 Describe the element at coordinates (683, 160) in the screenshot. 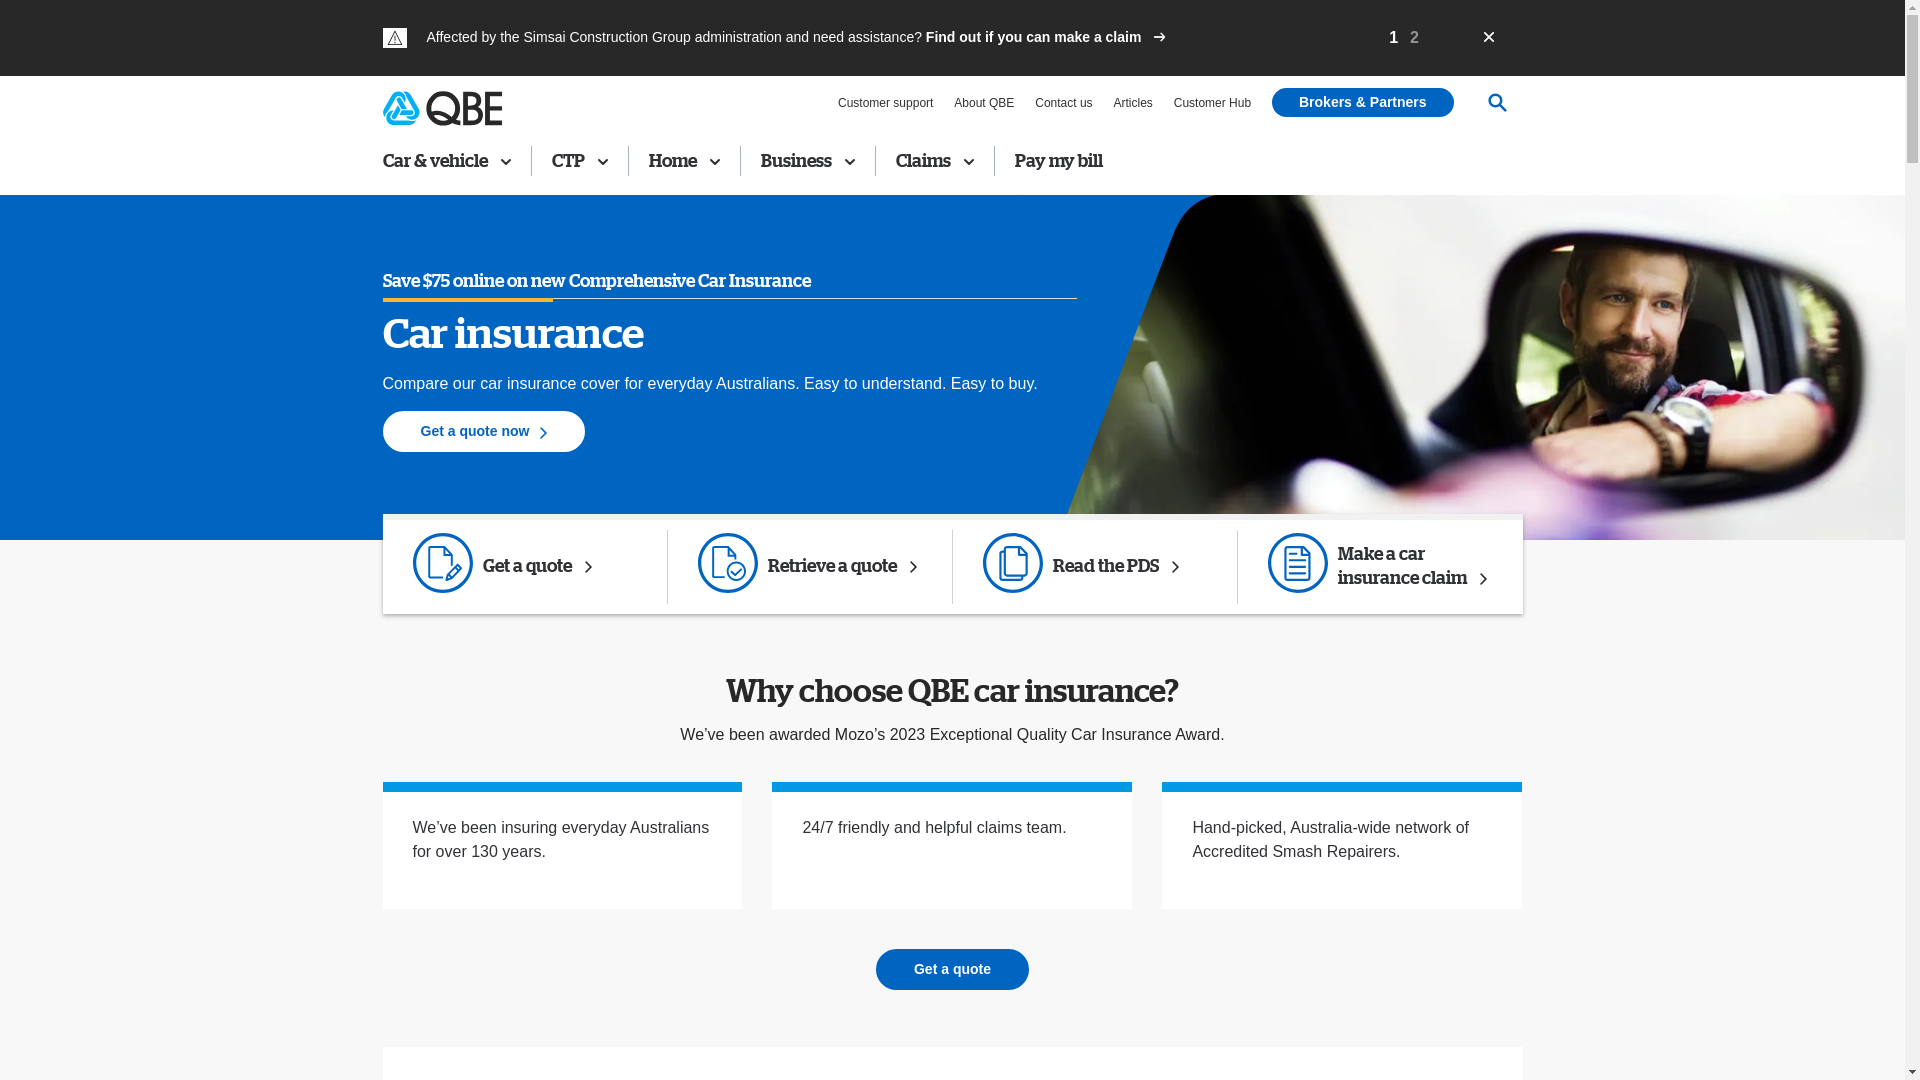

I see `'Home'` at that location.